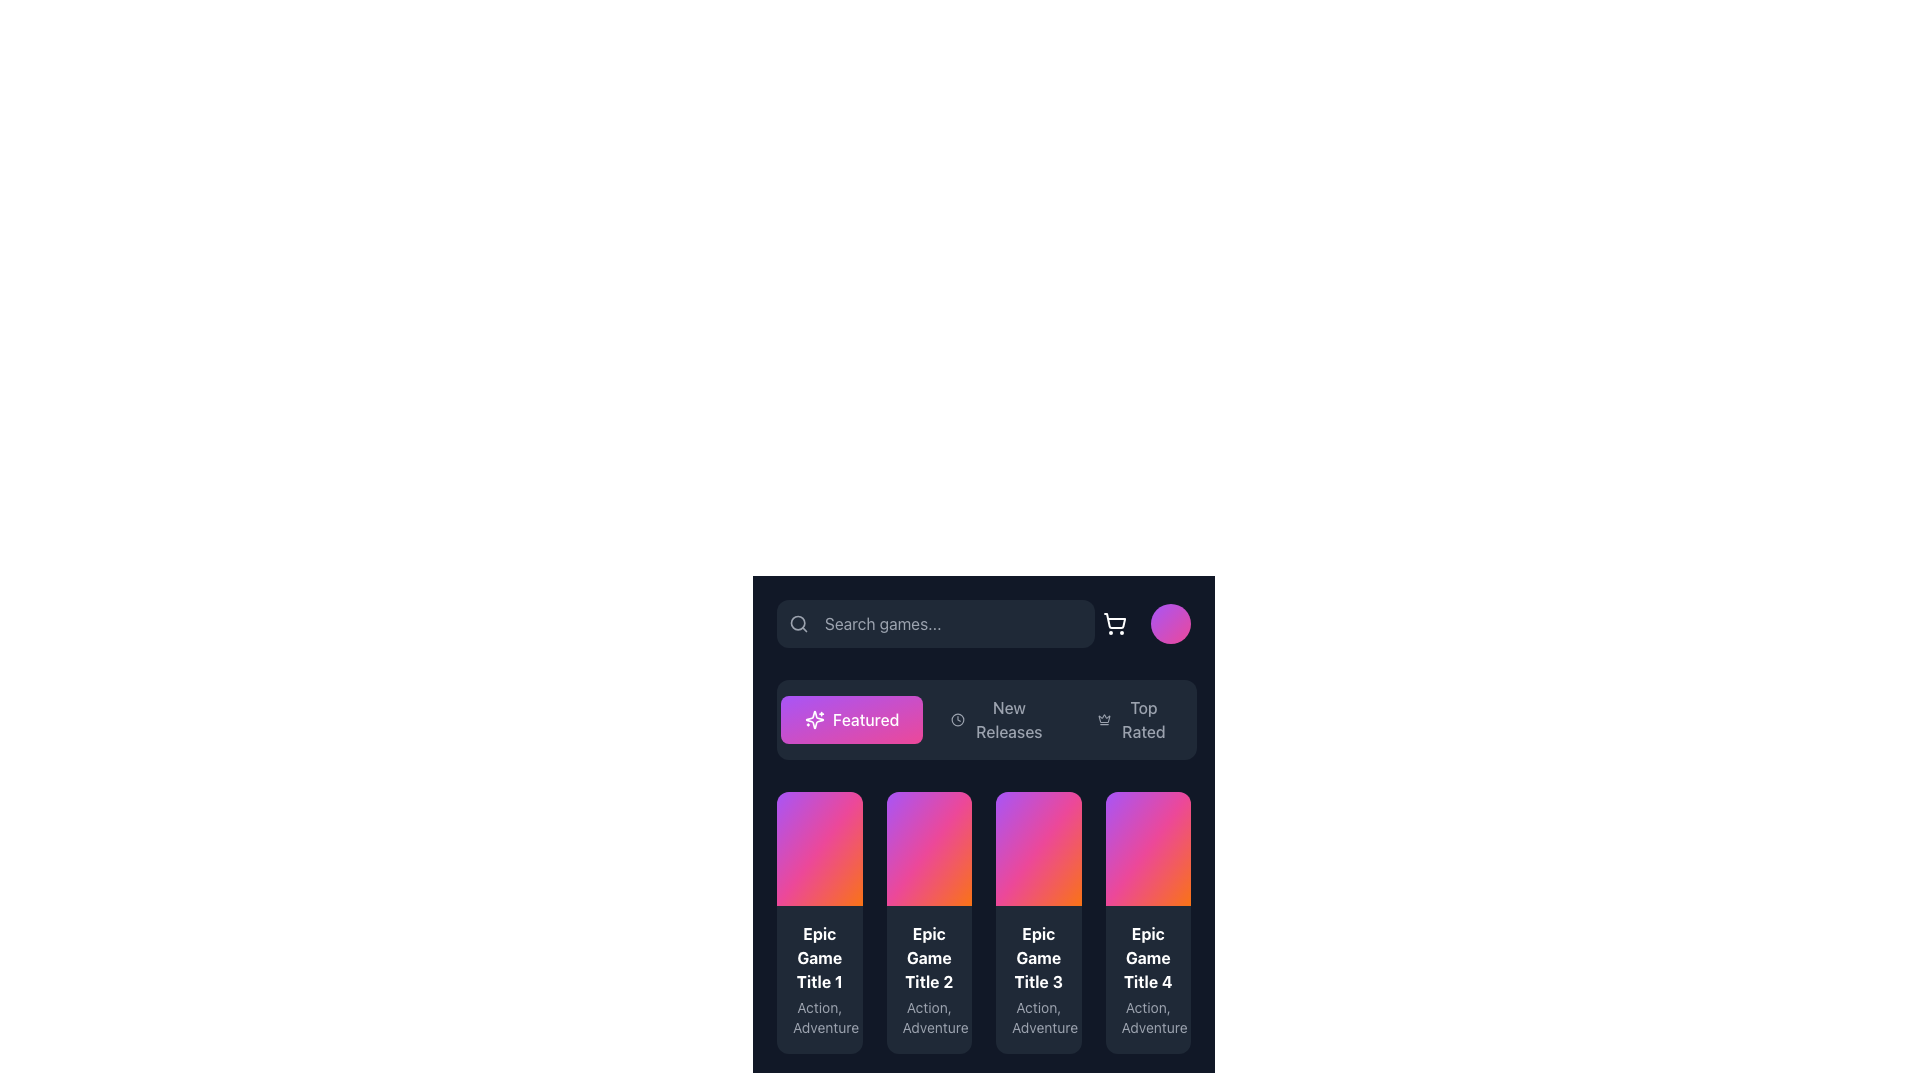 This screenshot has width=1920, height=1080. I want to click on text block containing the game's title and genres located at the bottom of the fourth game card from the left, so click(1148, 978).